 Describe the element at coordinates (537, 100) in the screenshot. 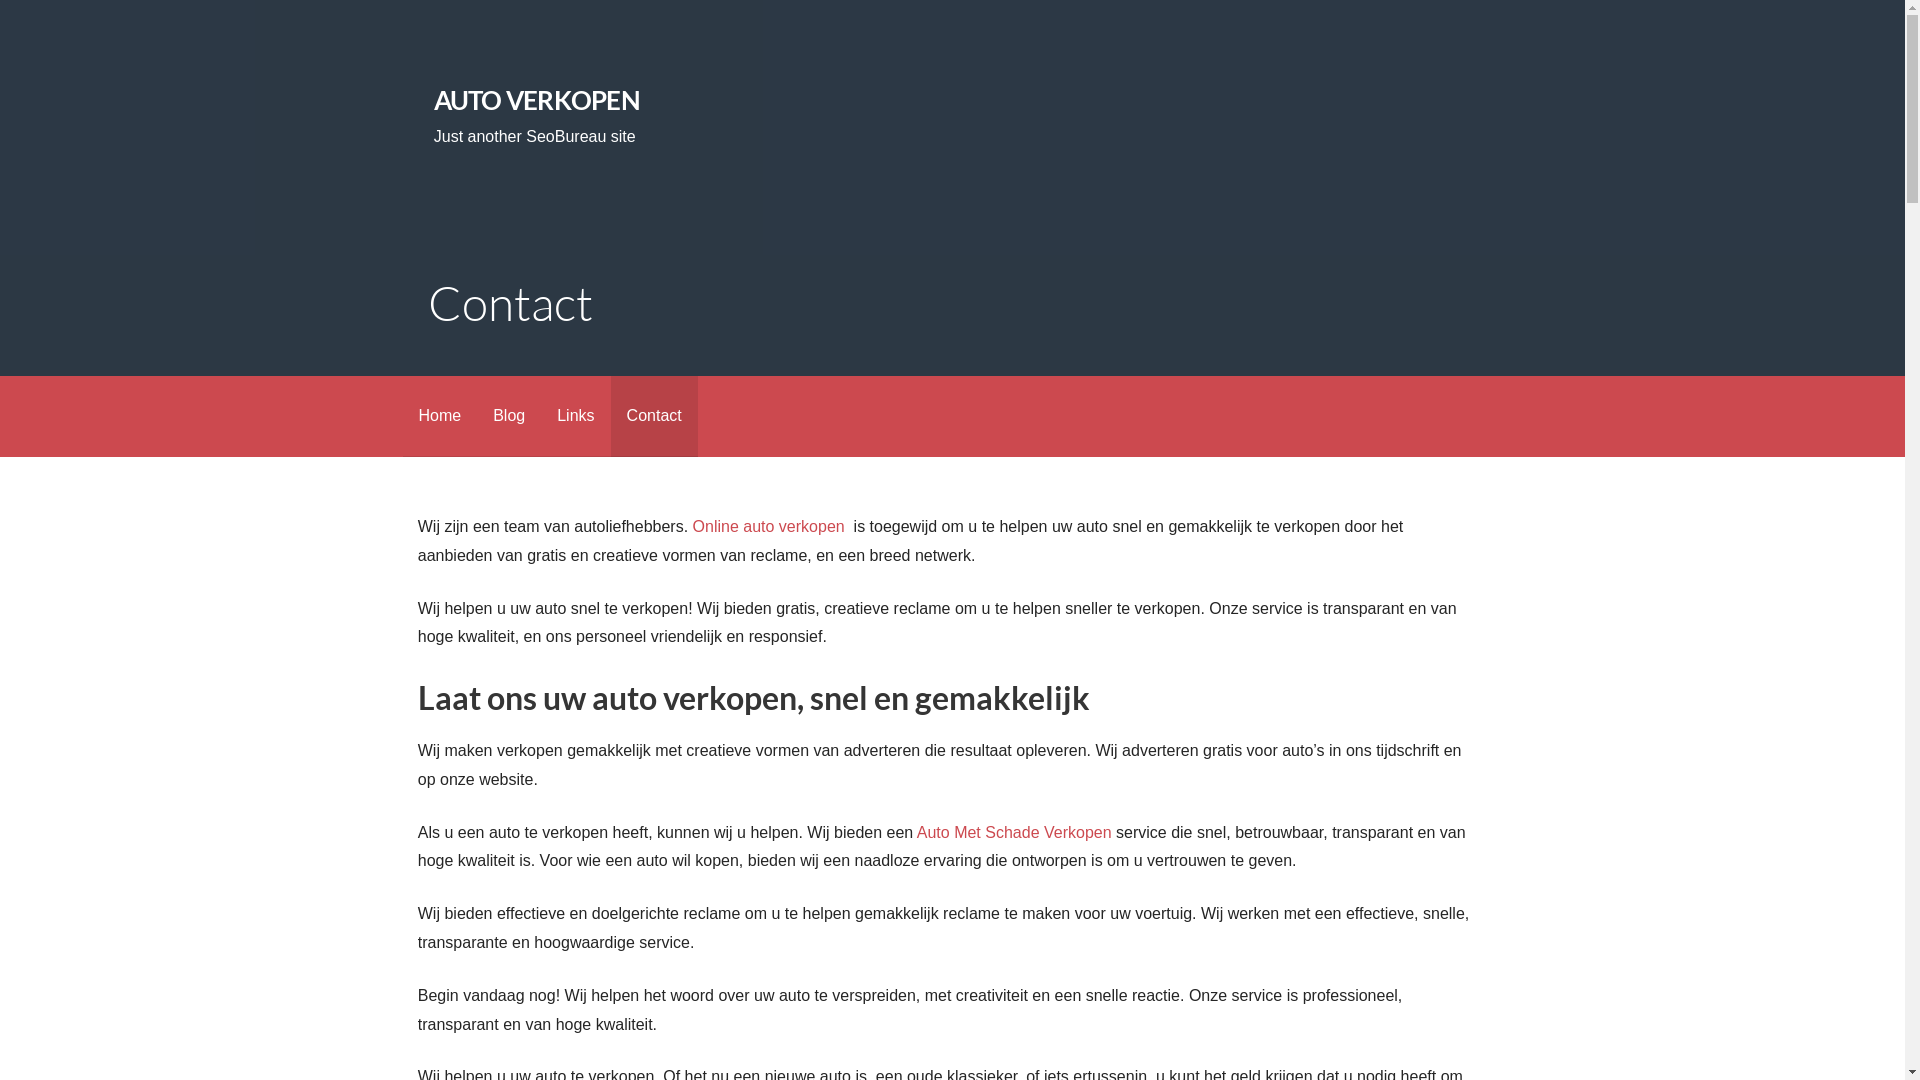

I see `'AUTO VERKOPEN'` at that location.